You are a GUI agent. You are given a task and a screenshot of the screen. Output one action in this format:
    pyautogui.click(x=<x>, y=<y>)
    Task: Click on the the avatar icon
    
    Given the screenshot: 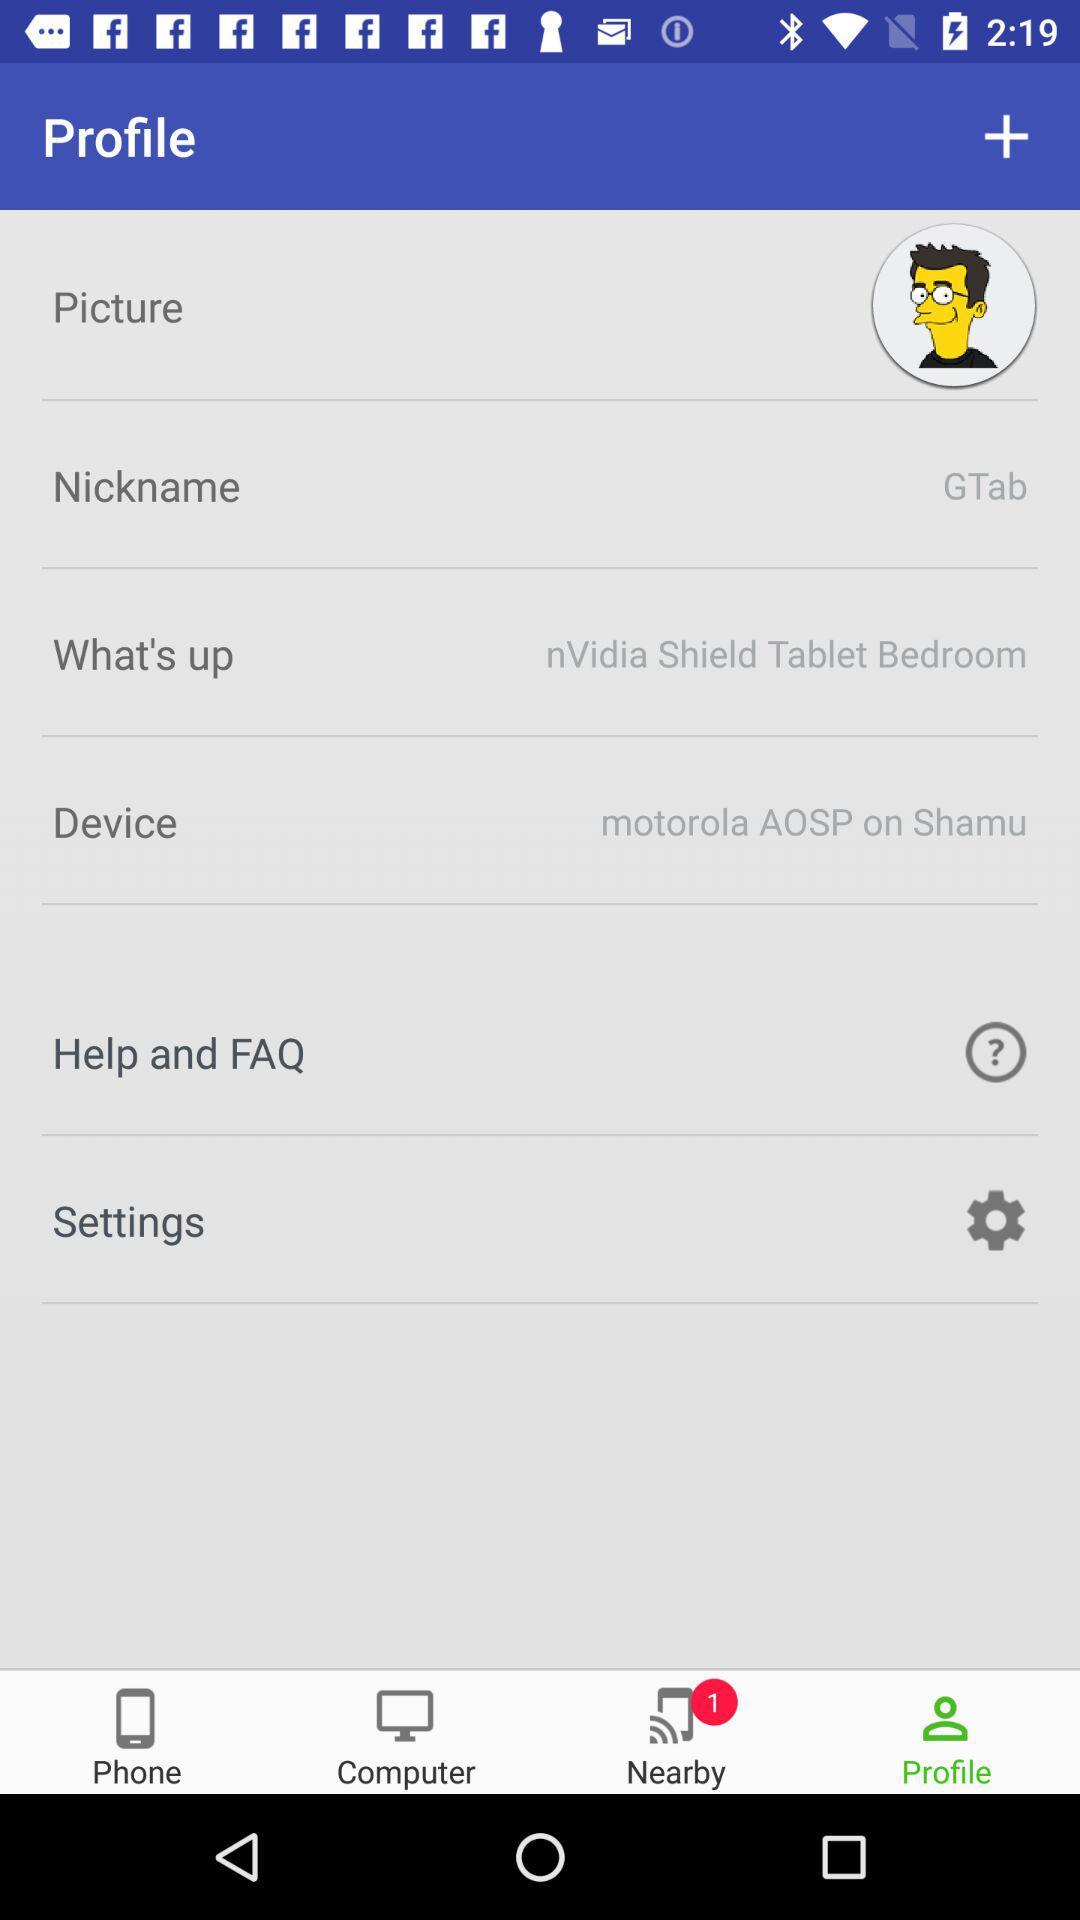 What is the action you would take?
    pyautogui.click(x=952, y=305)
    